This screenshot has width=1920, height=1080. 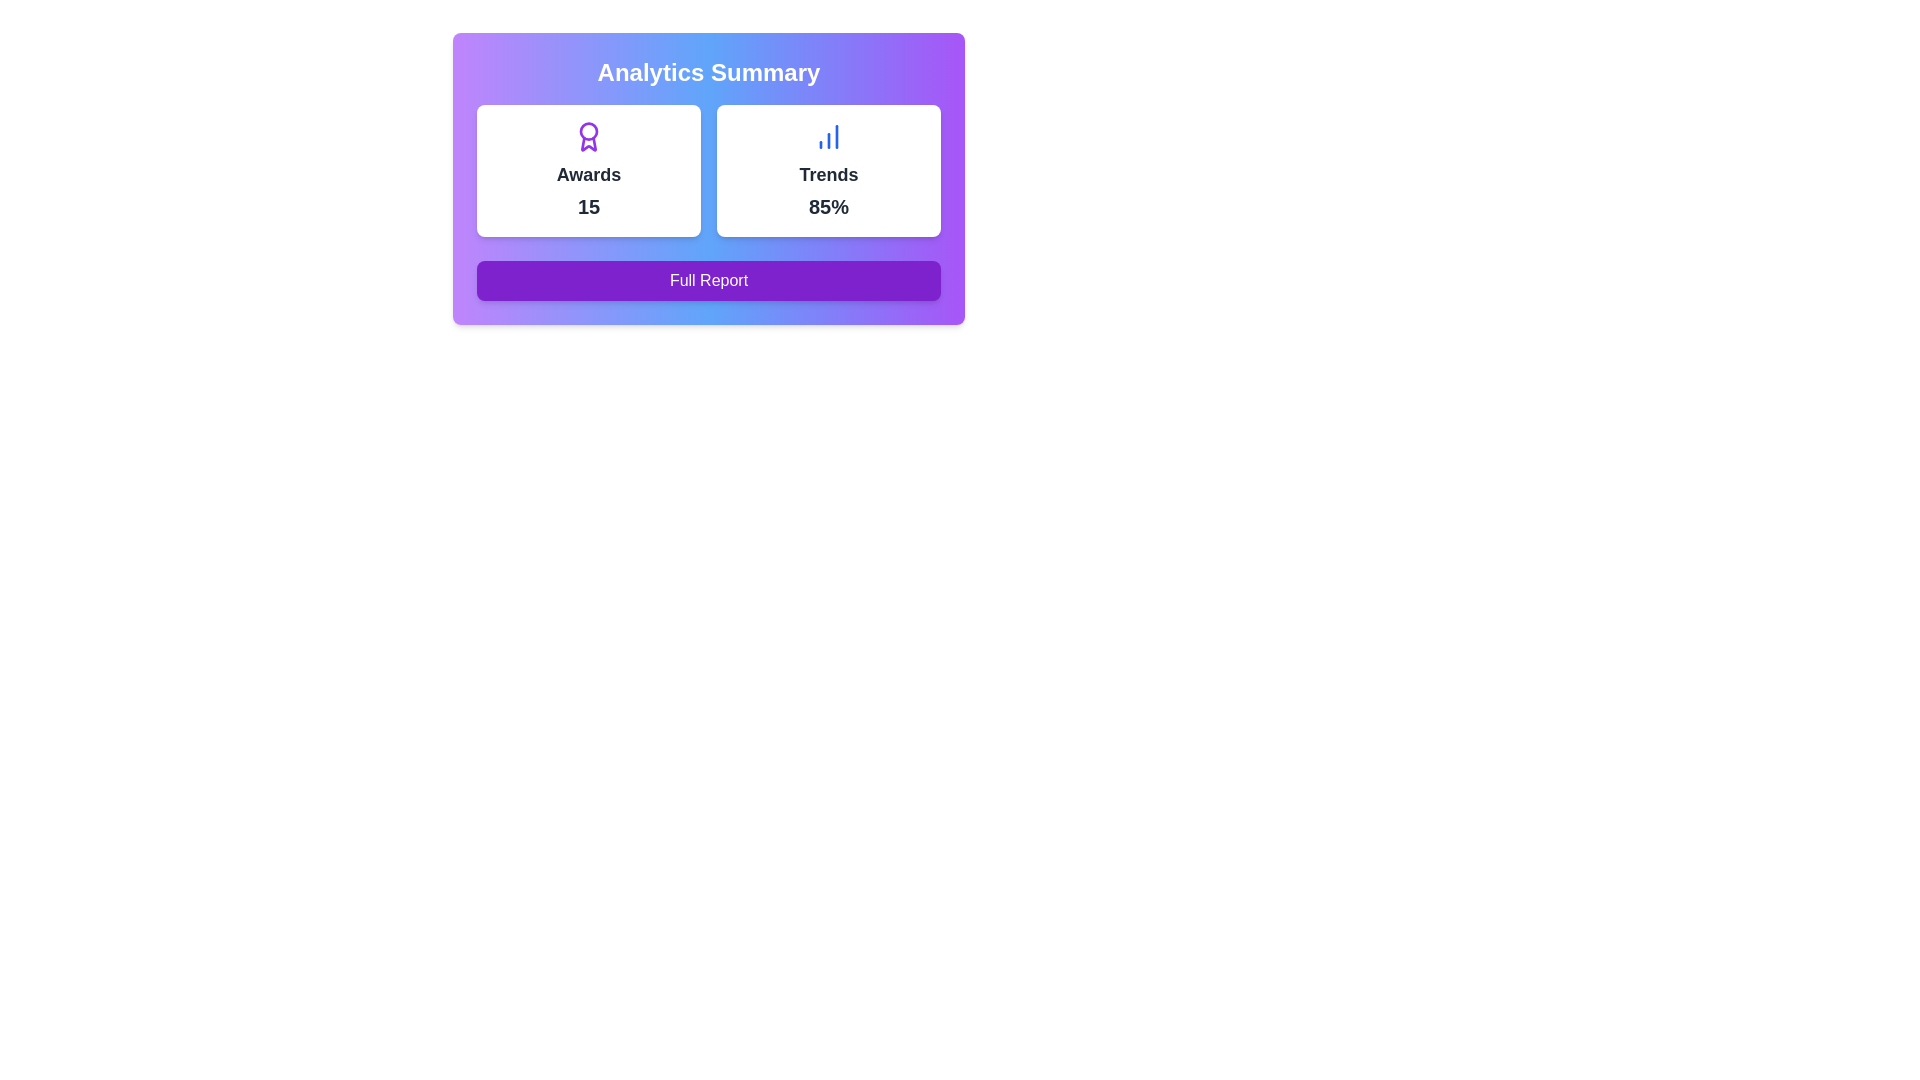 What do you see at coordinates (709, 281) in the screenshot?
I see `the button located at the bottom of the card` at bounding box center [709, 281].